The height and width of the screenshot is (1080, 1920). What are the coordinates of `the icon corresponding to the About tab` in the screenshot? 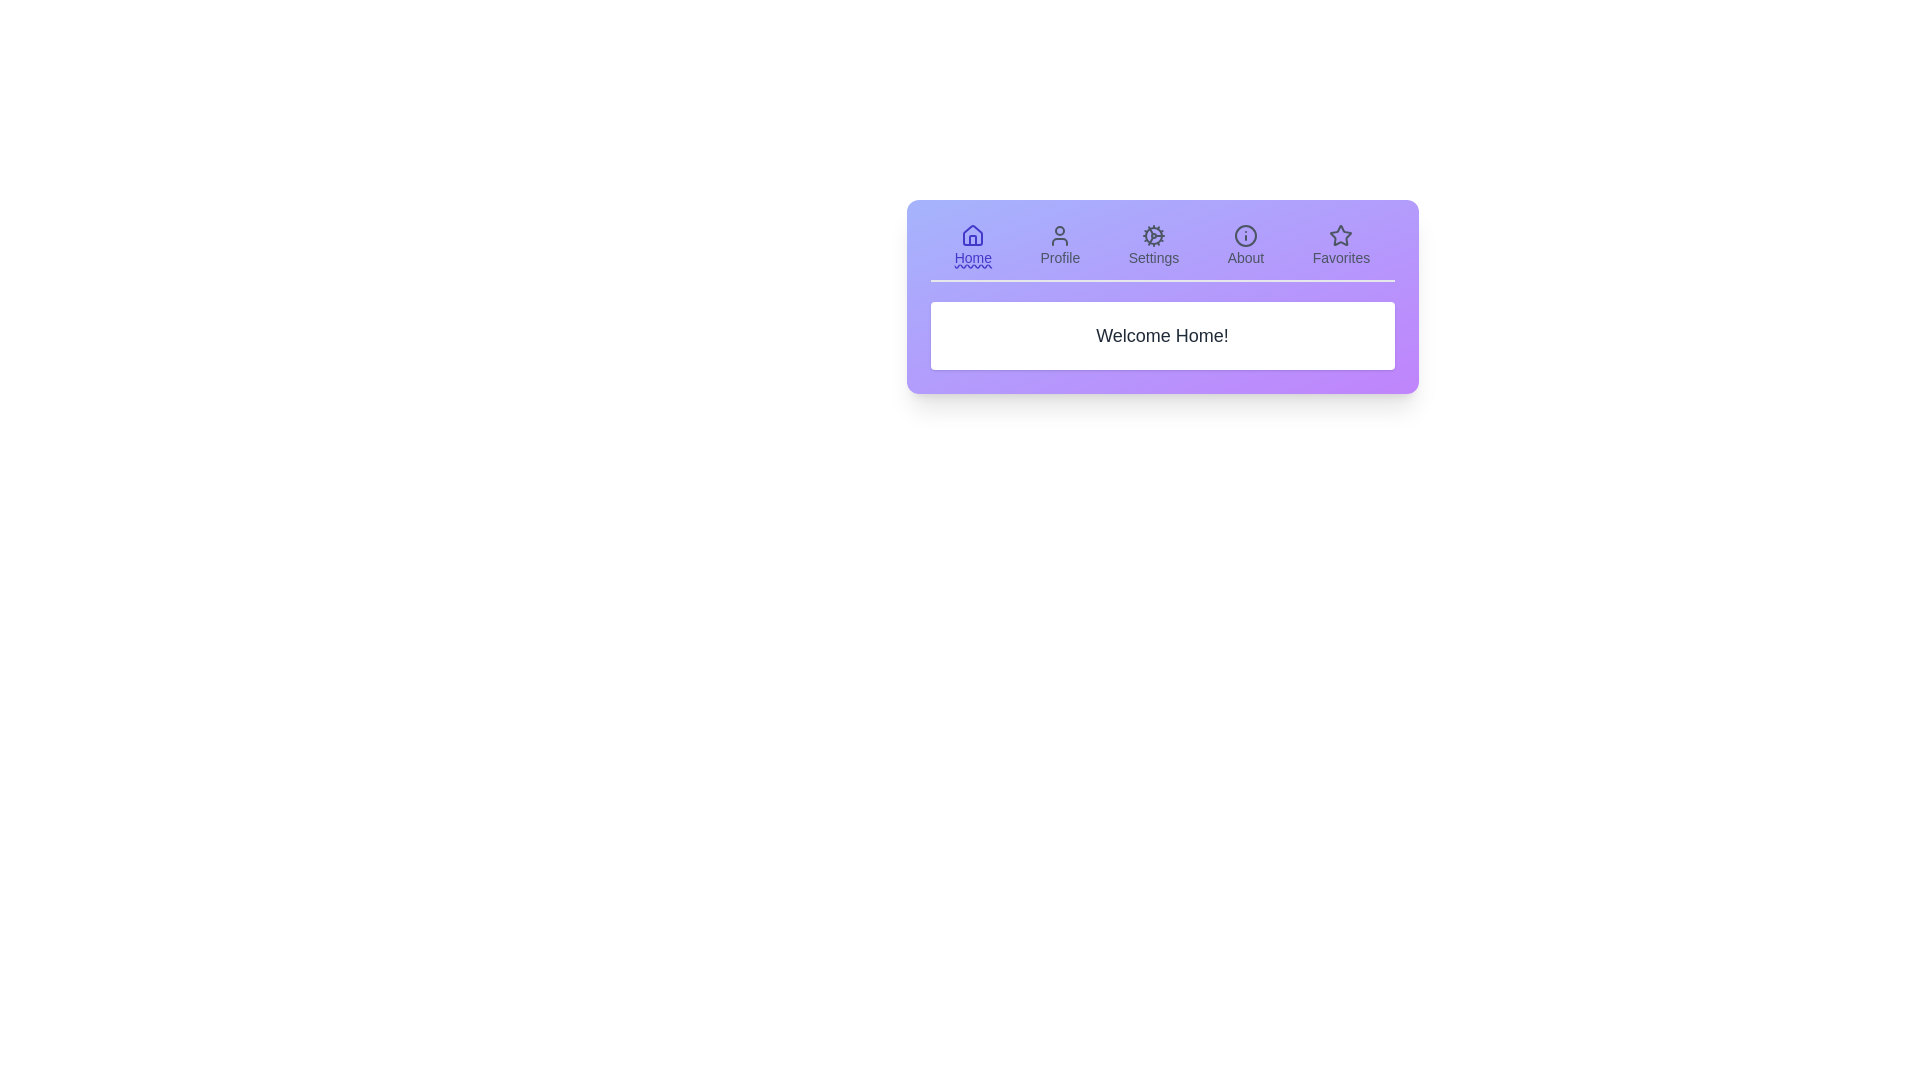 It's located at (1243, 245).